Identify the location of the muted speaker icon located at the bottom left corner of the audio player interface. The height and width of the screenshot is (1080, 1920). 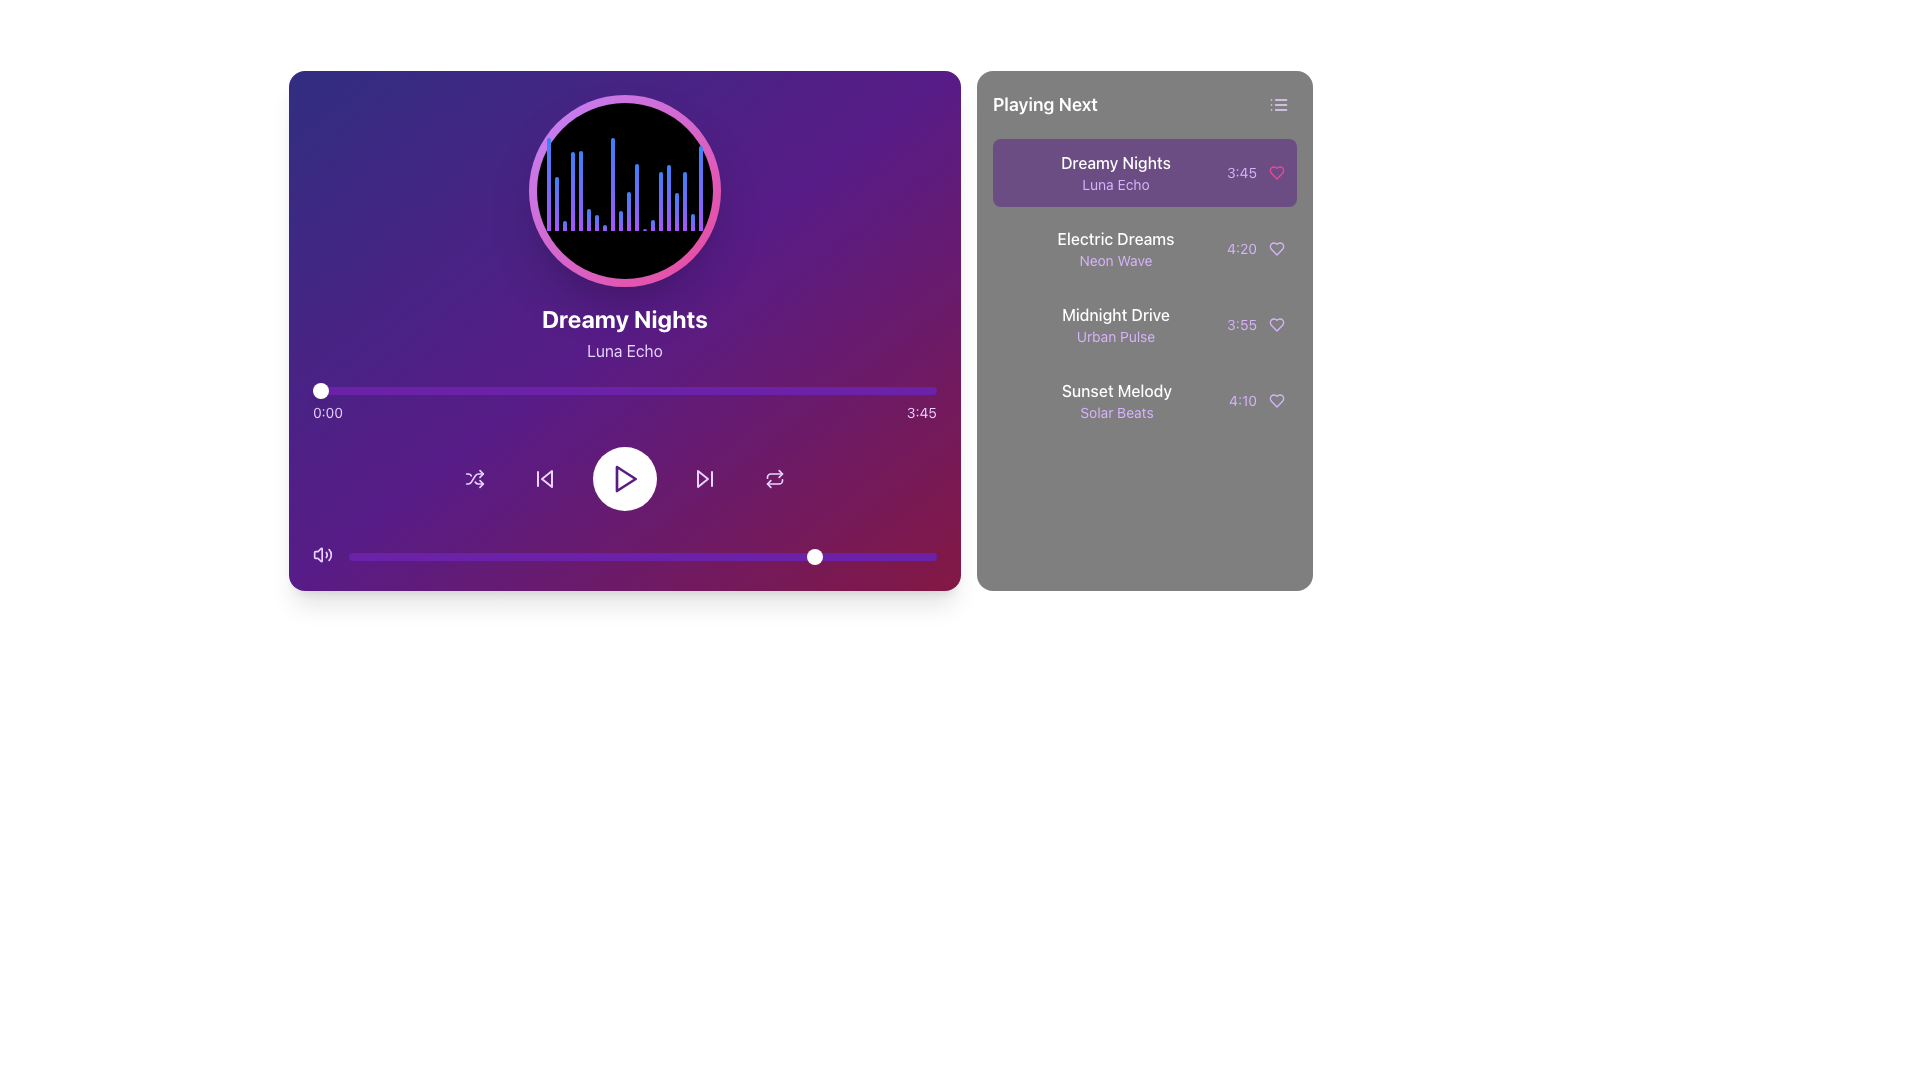
(317, 555).